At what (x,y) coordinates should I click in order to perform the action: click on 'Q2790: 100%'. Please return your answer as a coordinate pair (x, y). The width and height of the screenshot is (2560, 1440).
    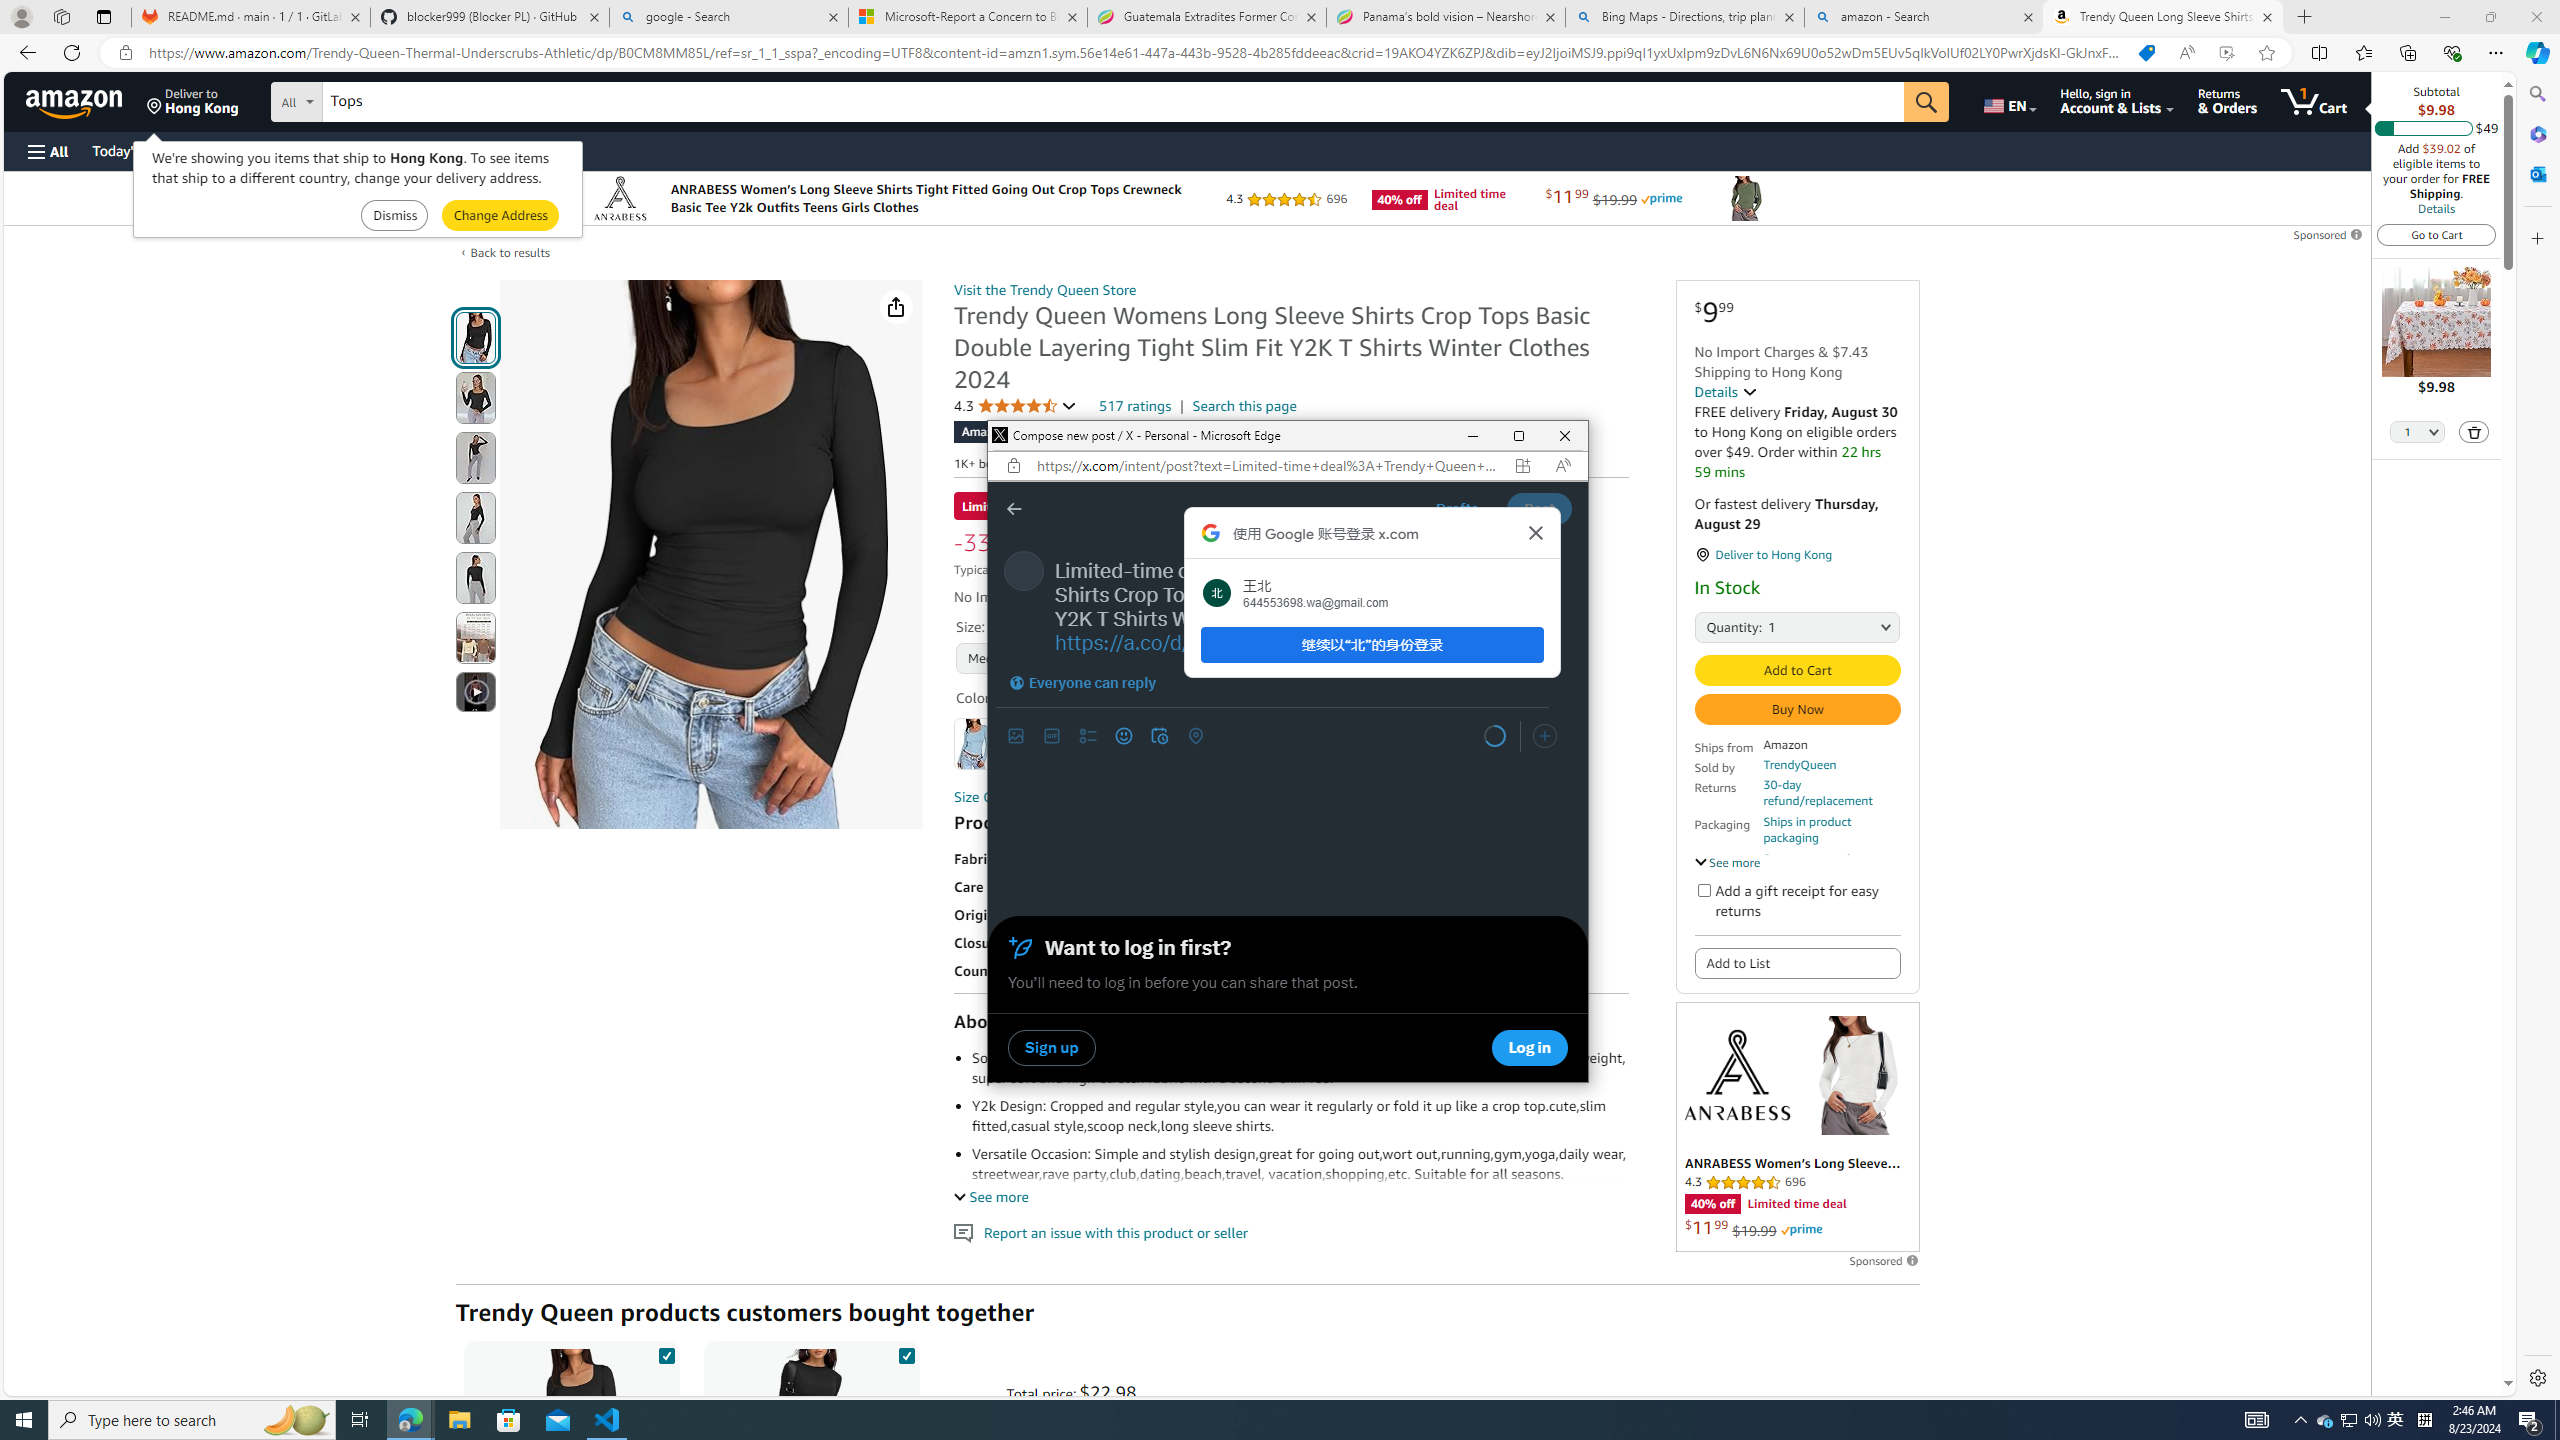
    Looking at the image, I should click on (2372, 1418).